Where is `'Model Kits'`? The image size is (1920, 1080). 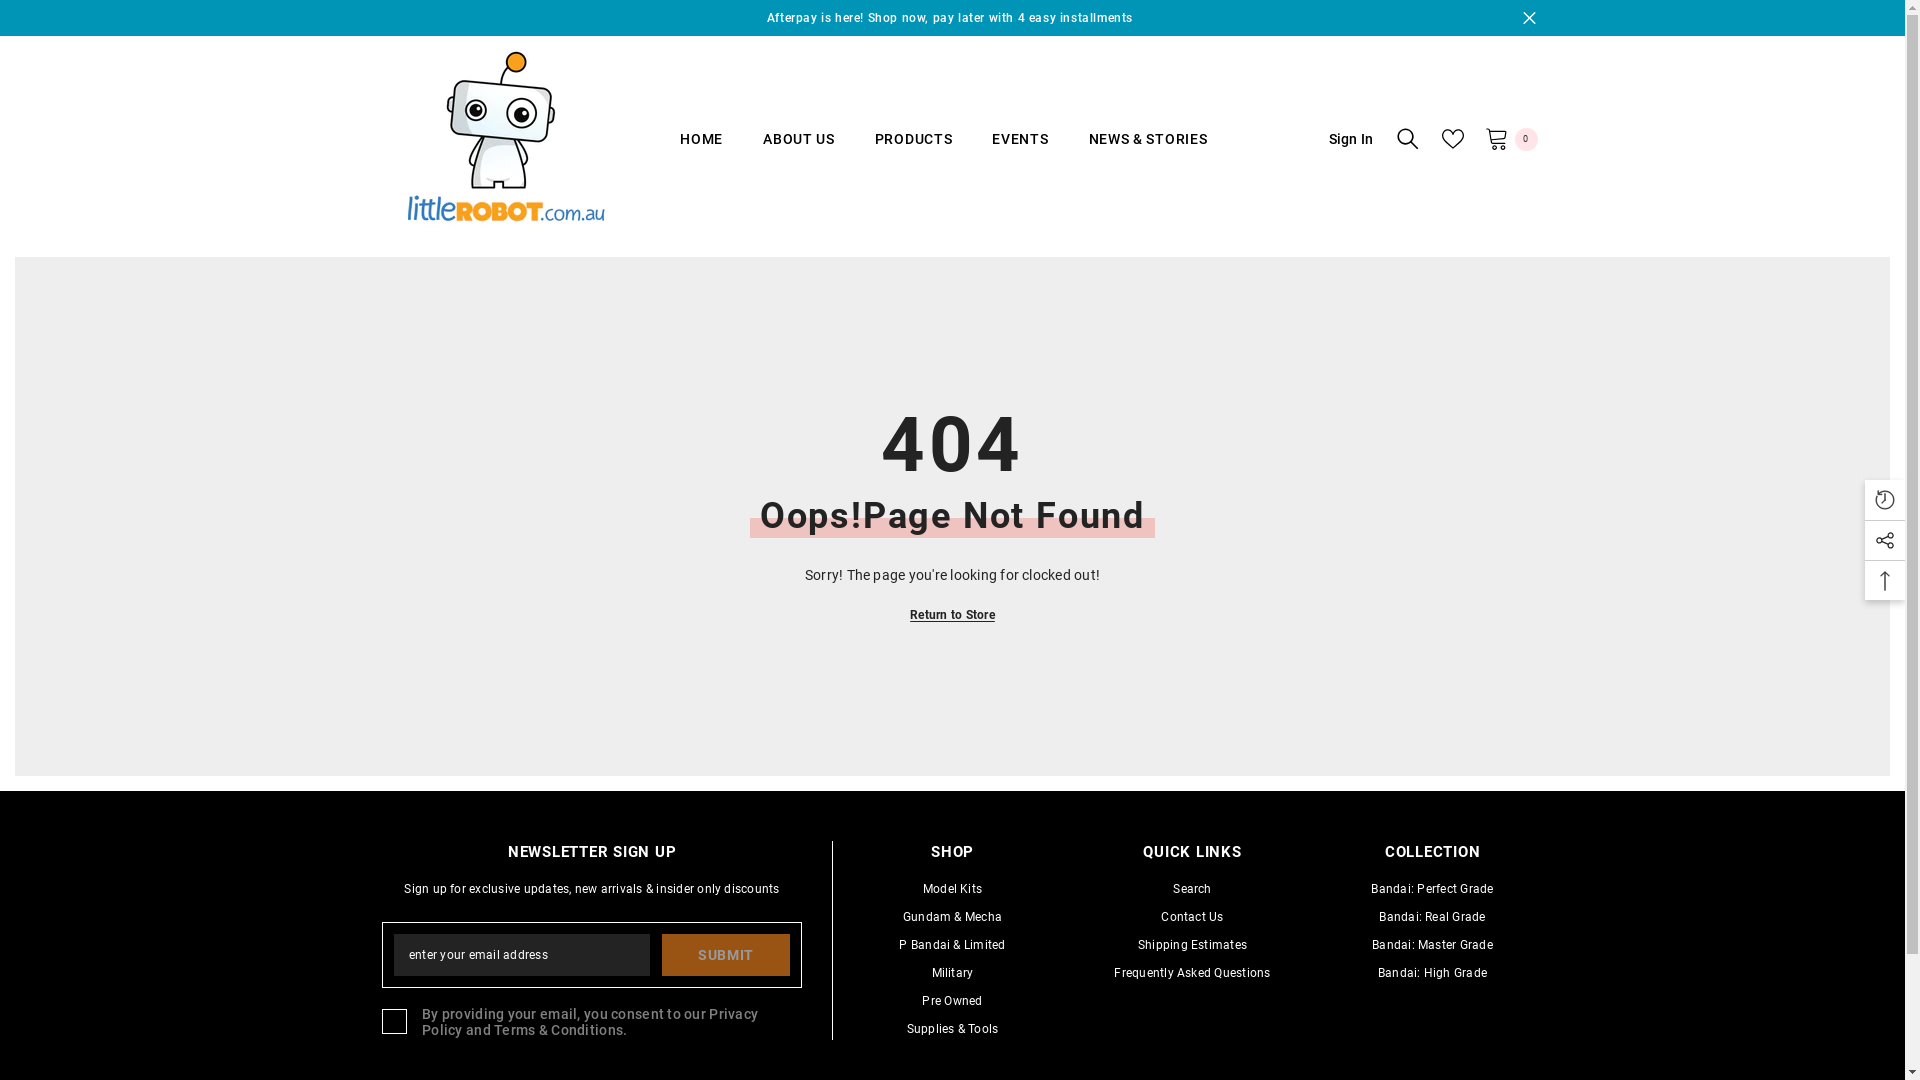
'Model Kits' is located at coordinates (921, 887).